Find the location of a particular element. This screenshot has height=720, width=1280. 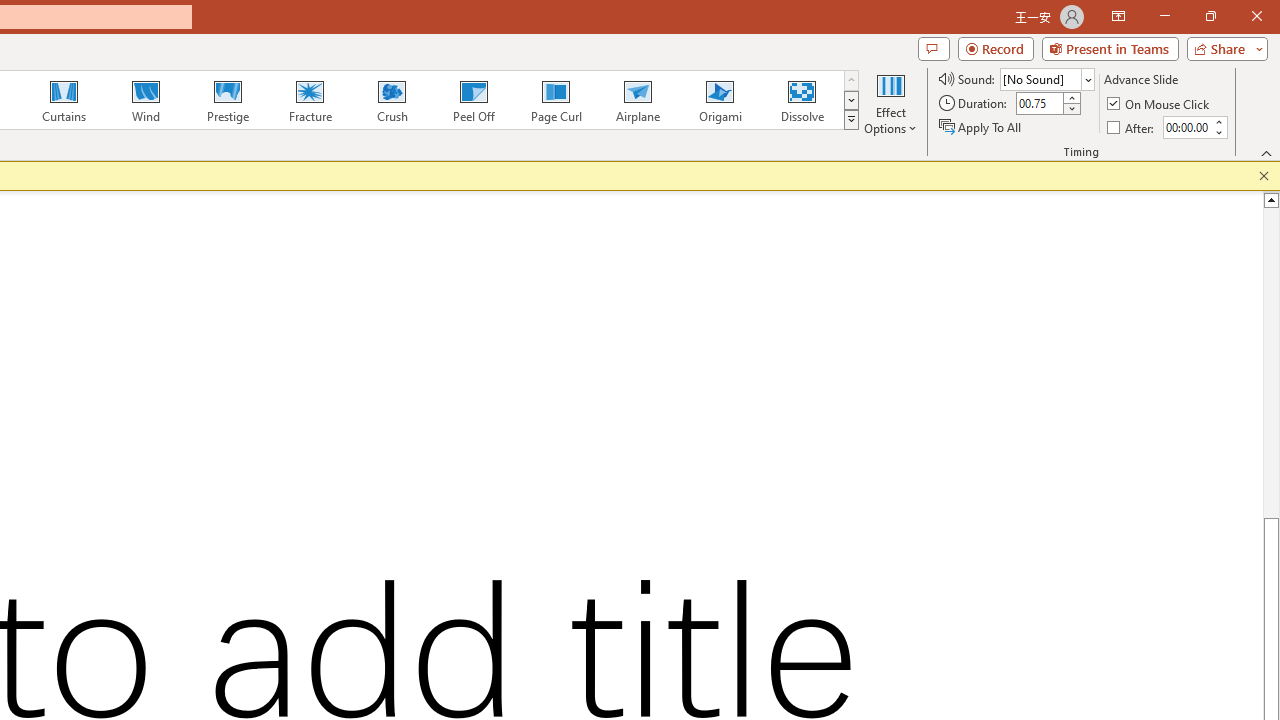

'Close this message' is located at coordinates (1263, 175).